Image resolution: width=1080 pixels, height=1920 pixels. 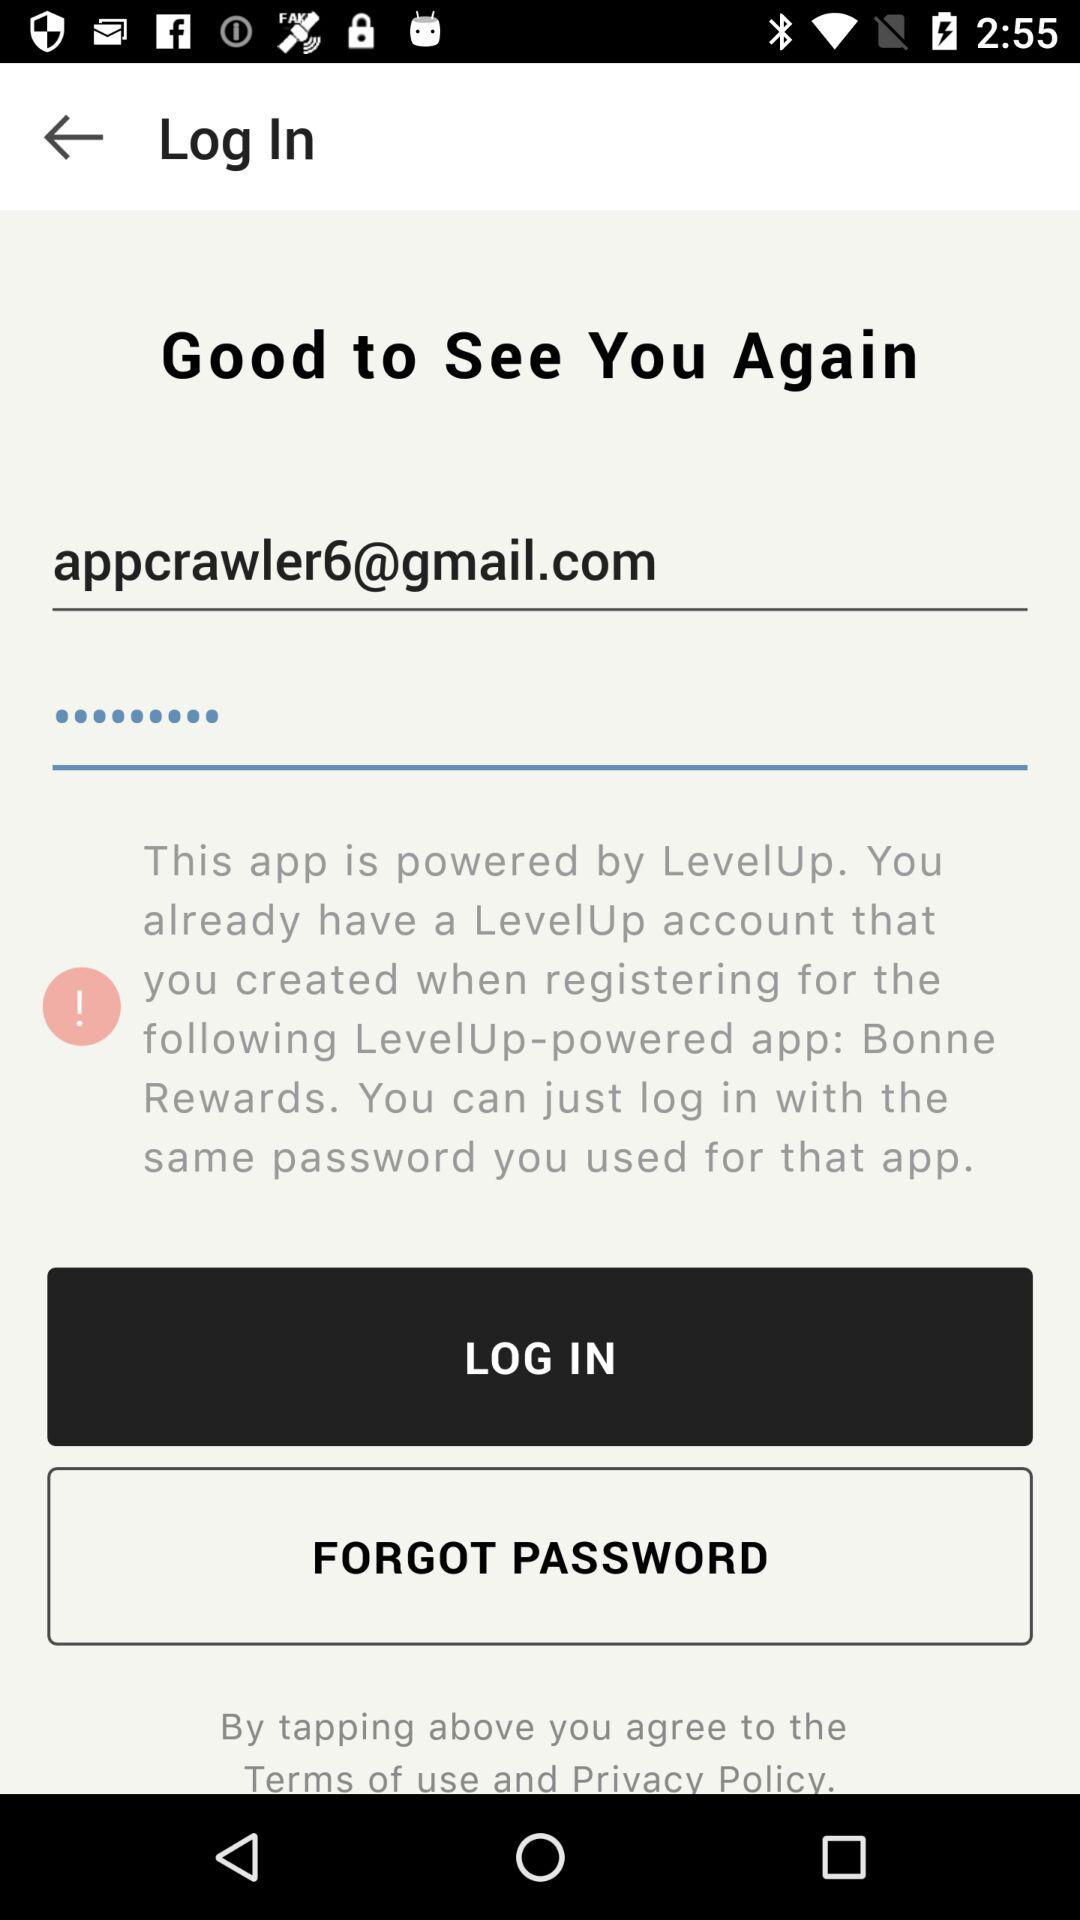 What do you see at coordinates (540, 562) in the screenshot?
I see `the appcrawler6@gmail.com` at bounding box center [540, 562].